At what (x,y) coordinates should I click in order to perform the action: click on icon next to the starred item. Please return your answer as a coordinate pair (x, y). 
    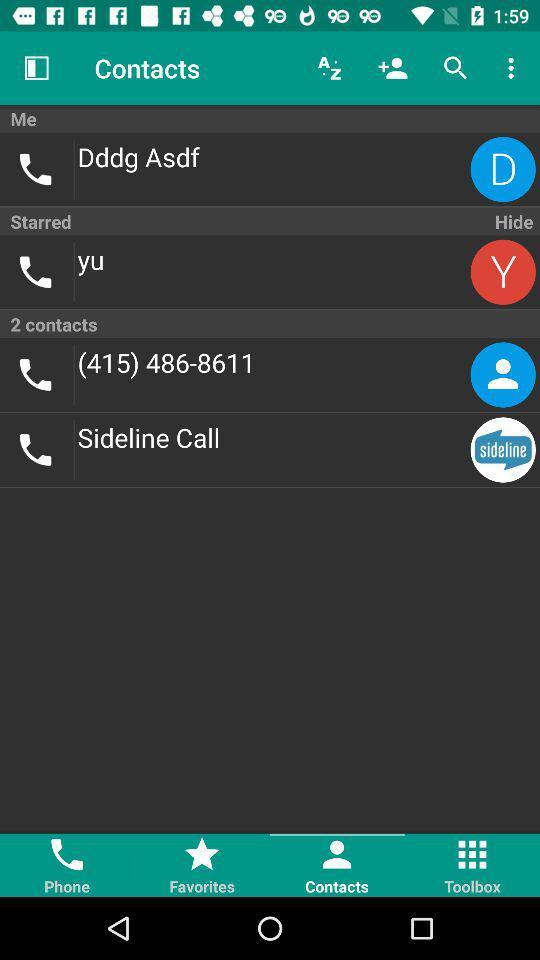
    Looking at the image, I should click on (512, 221).